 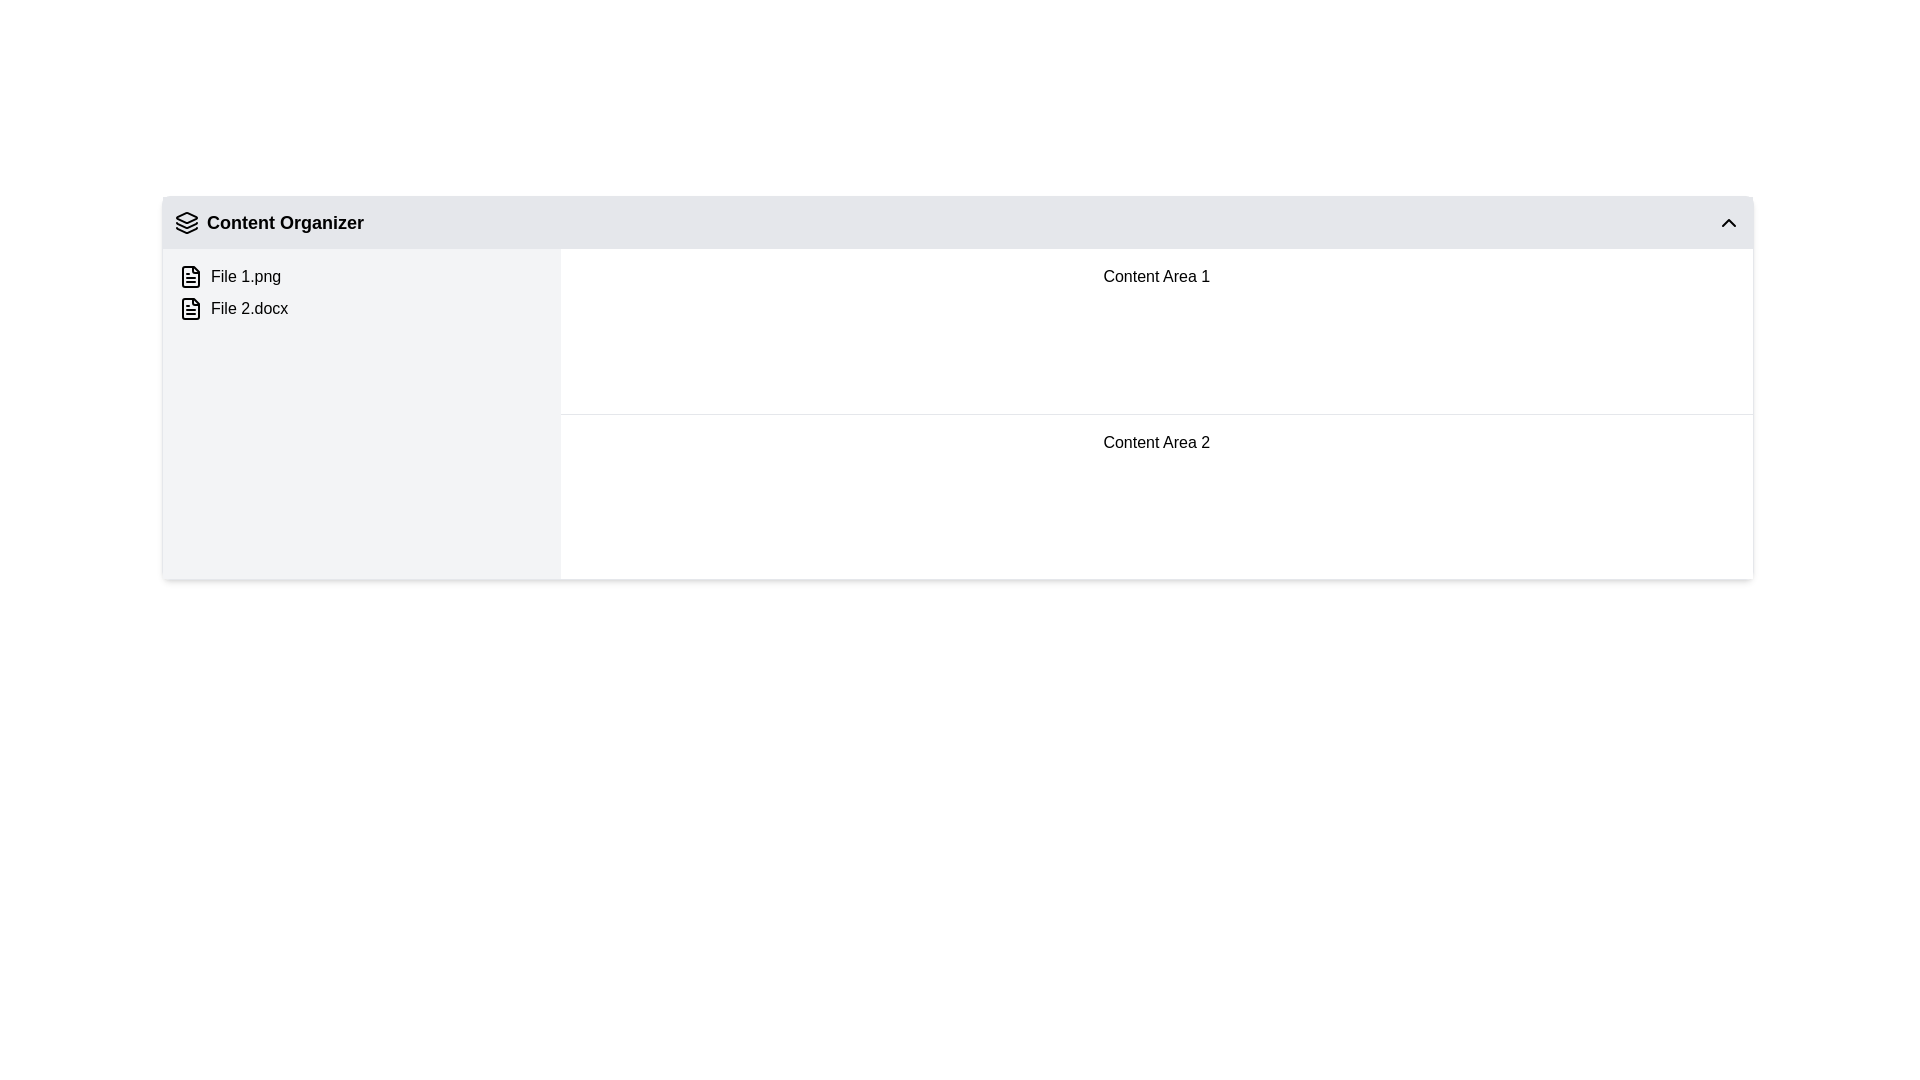 What do you see at coordinates (1727, 223) in the screenshot?
I see `the chevron icon button located in the top-right corner of the 'Content Organizer' header` at bounding box center [1727, 223].